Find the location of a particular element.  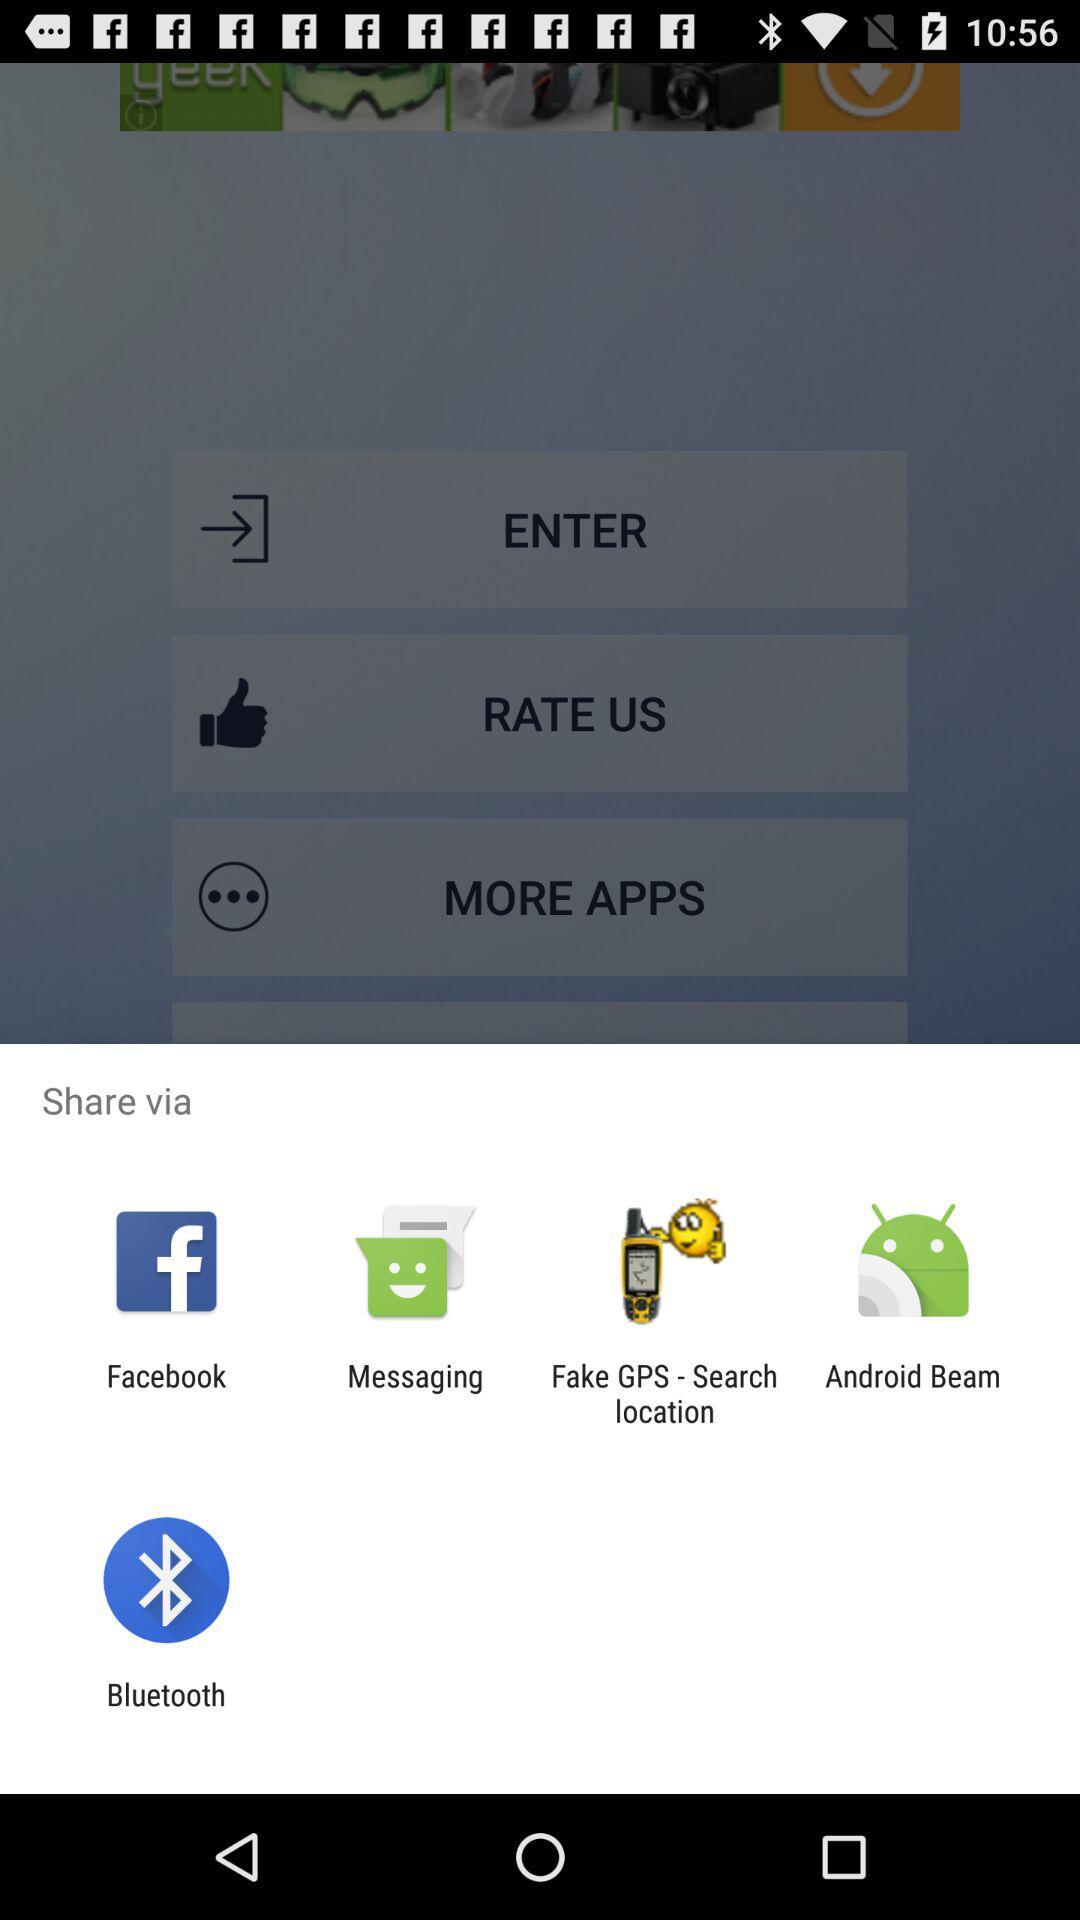

the icon to the right of the messaging icon is located at coordinates (664, 1392).